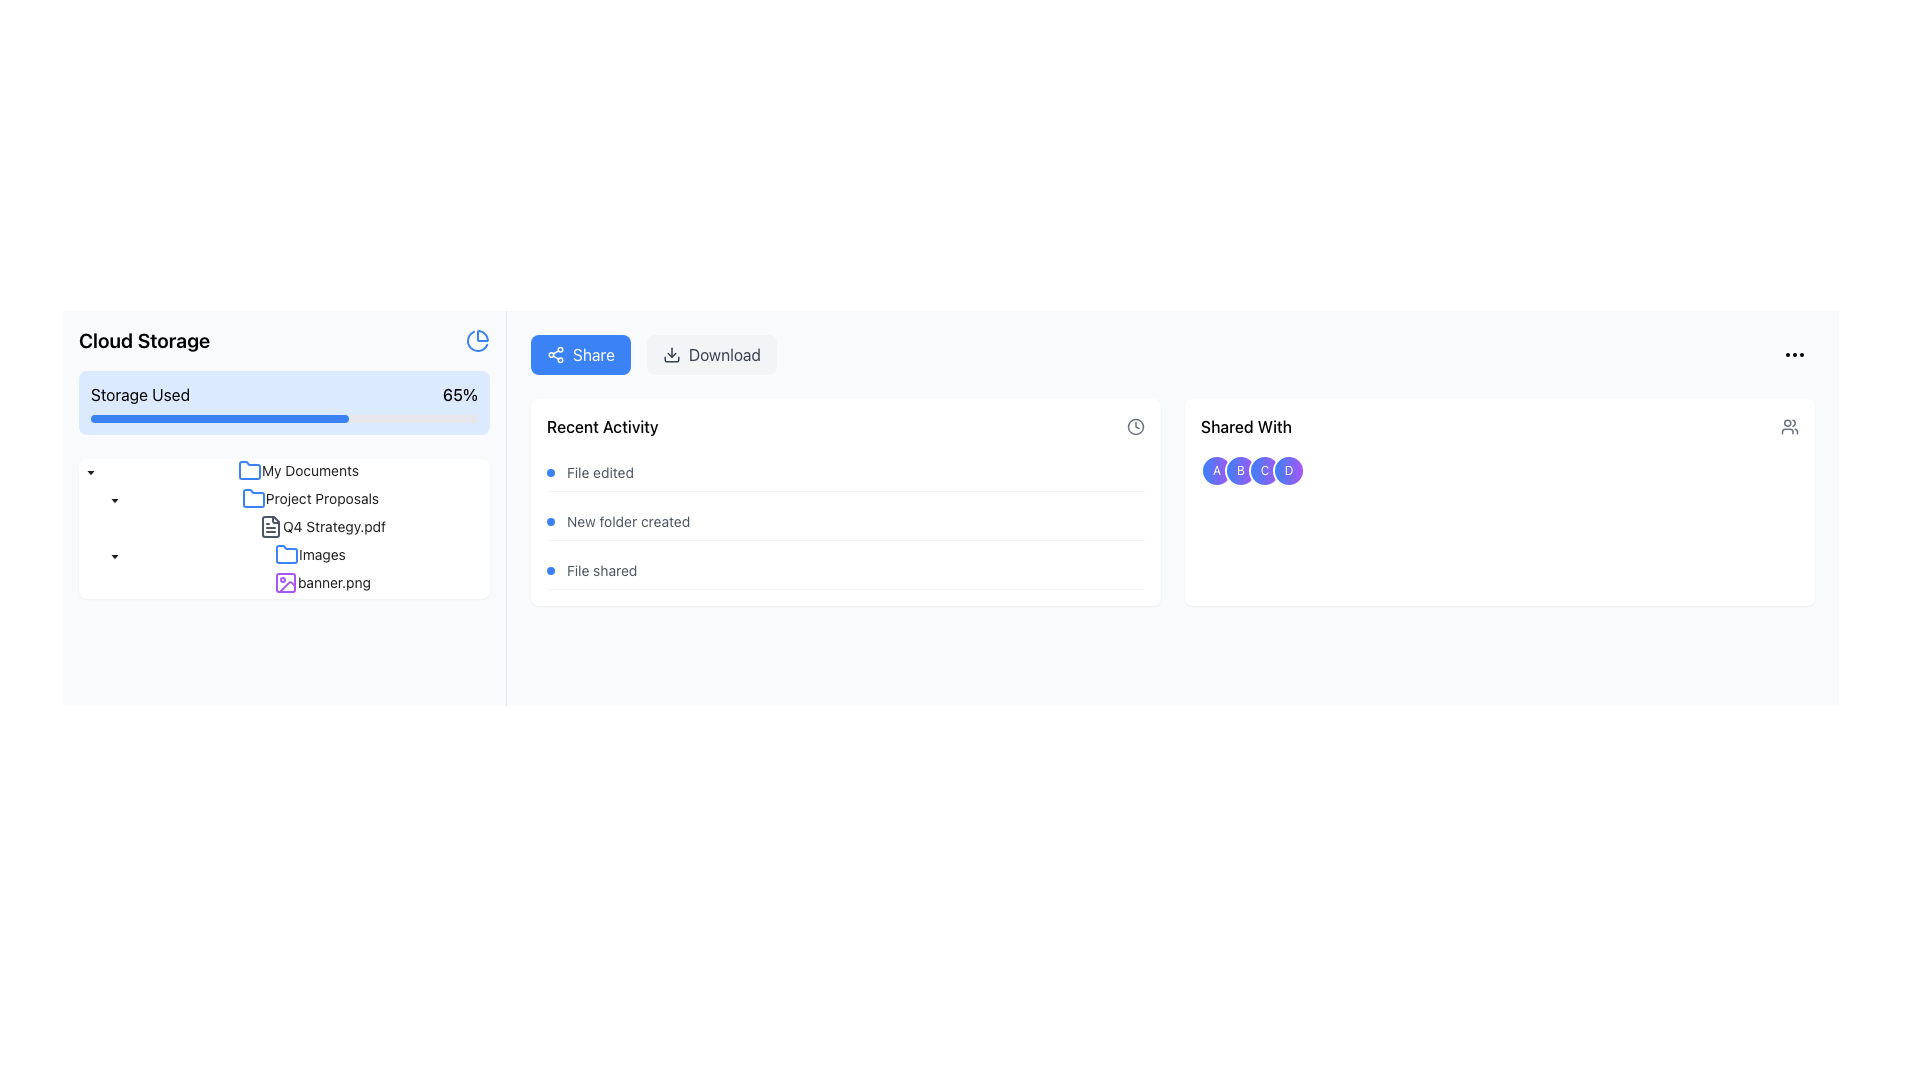 This screenshot has height=1080, width=1920. Describe the element at coordinates (322, 554) in the screenshot. I see `the 'Images' directory label located within the tree structure under 'Cloud Storage'` at that location.